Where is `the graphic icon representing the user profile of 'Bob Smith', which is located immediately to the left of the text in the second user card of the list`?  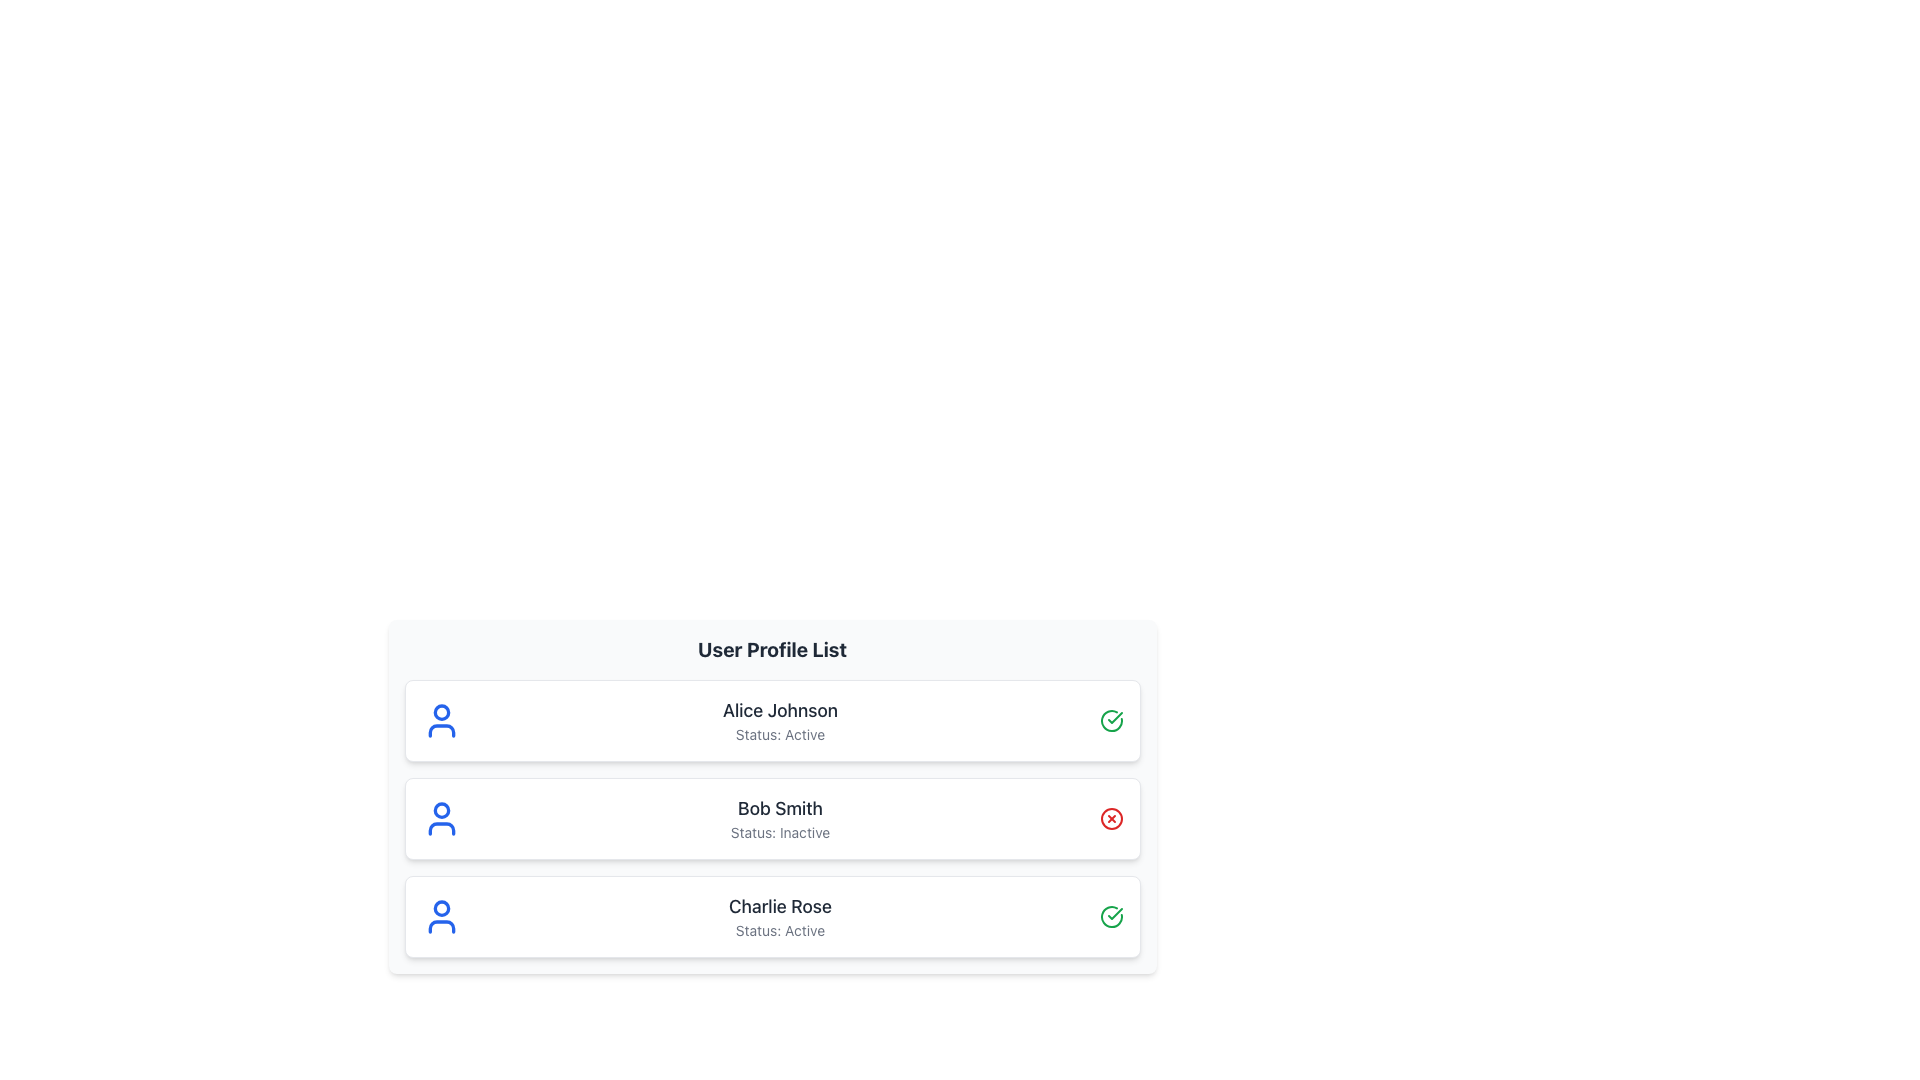 the graphic icon representing the user profile of 'Bob Smith', which is located immediately to the left of the text in the second user card of the list is located at coordinates (440, 818).